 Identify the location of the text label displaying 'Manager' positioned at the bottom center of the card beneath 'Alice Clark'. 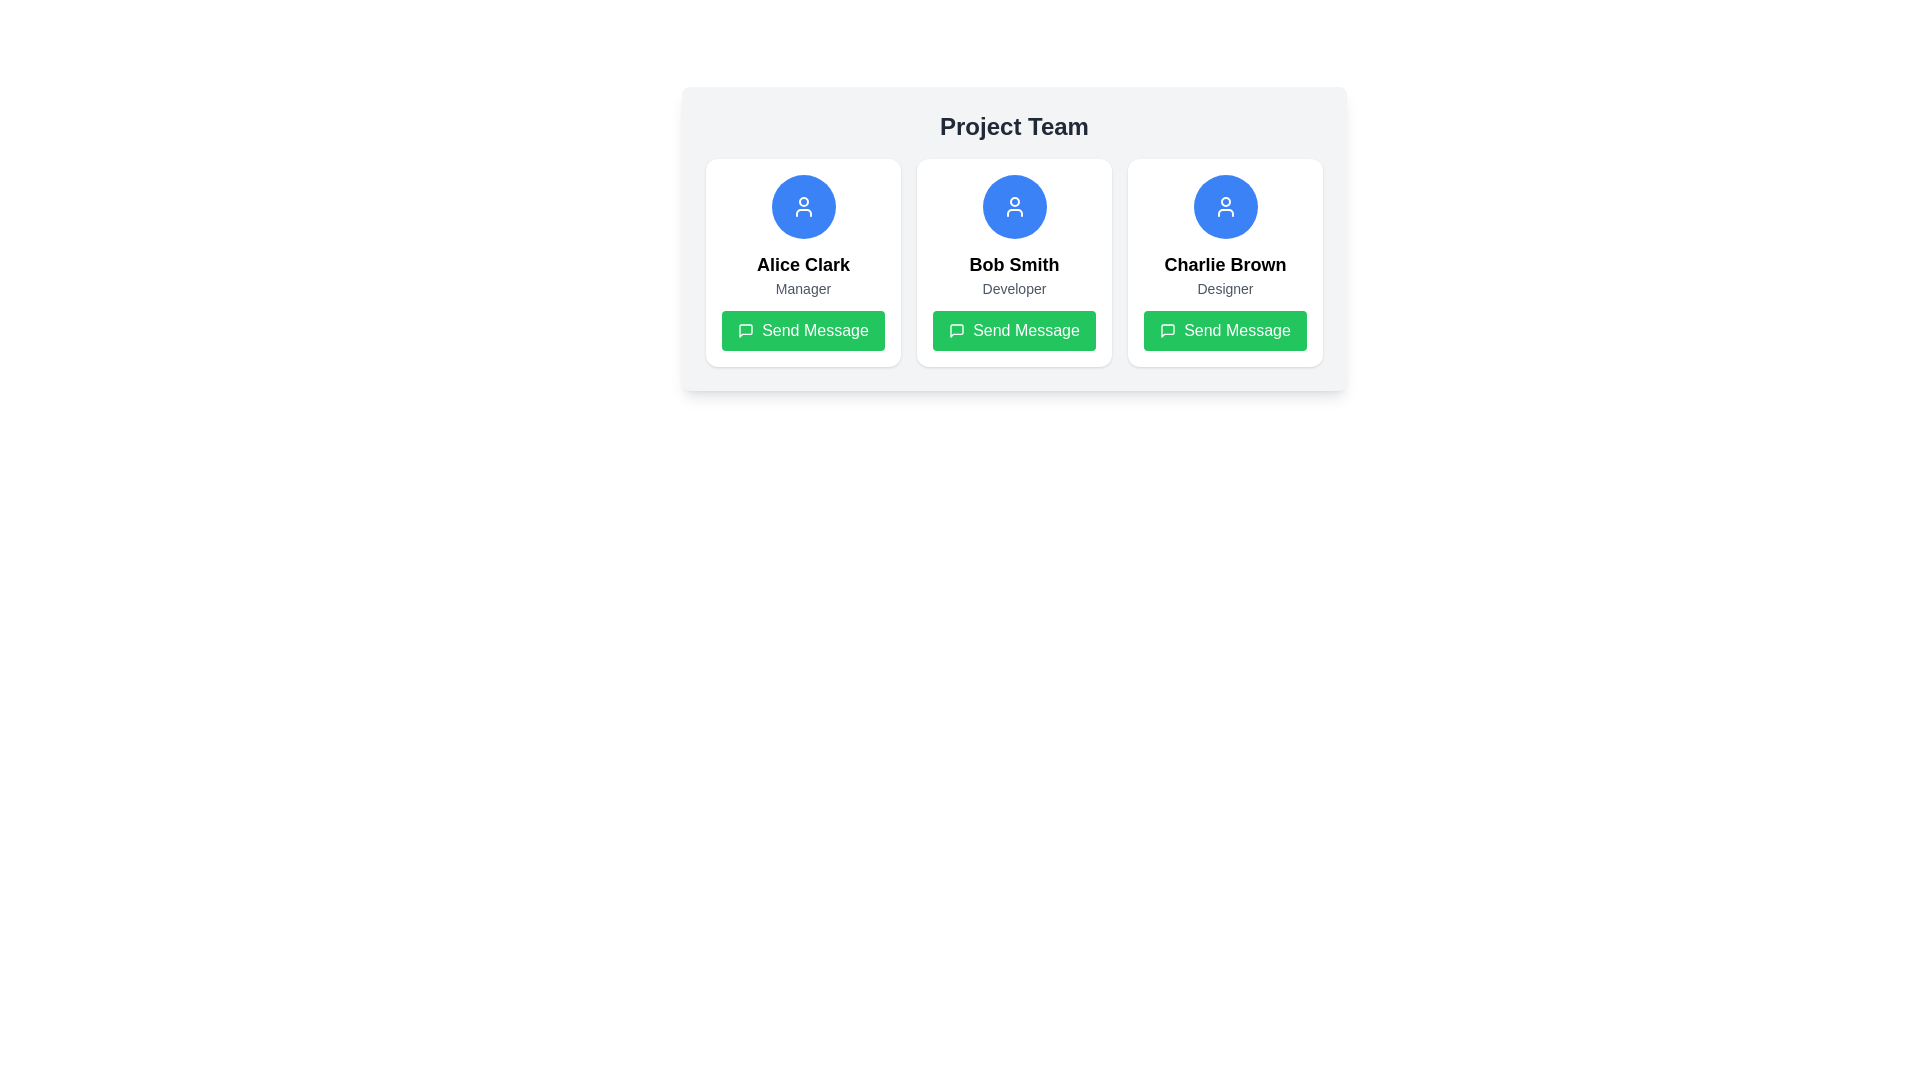
(803, 289).